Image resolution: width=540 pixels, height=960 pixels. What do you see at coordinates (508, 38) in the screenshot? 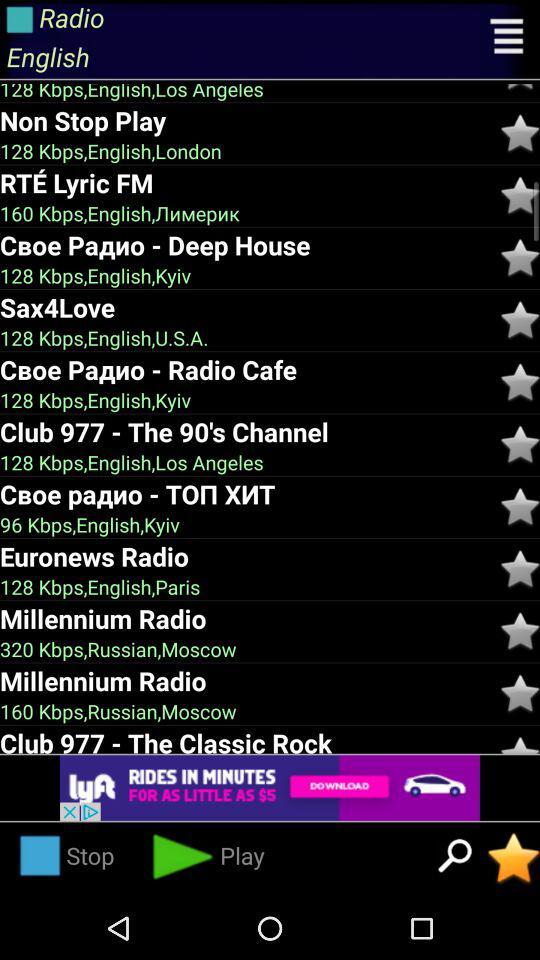
I see `settings` at bounding box center [508, 38].